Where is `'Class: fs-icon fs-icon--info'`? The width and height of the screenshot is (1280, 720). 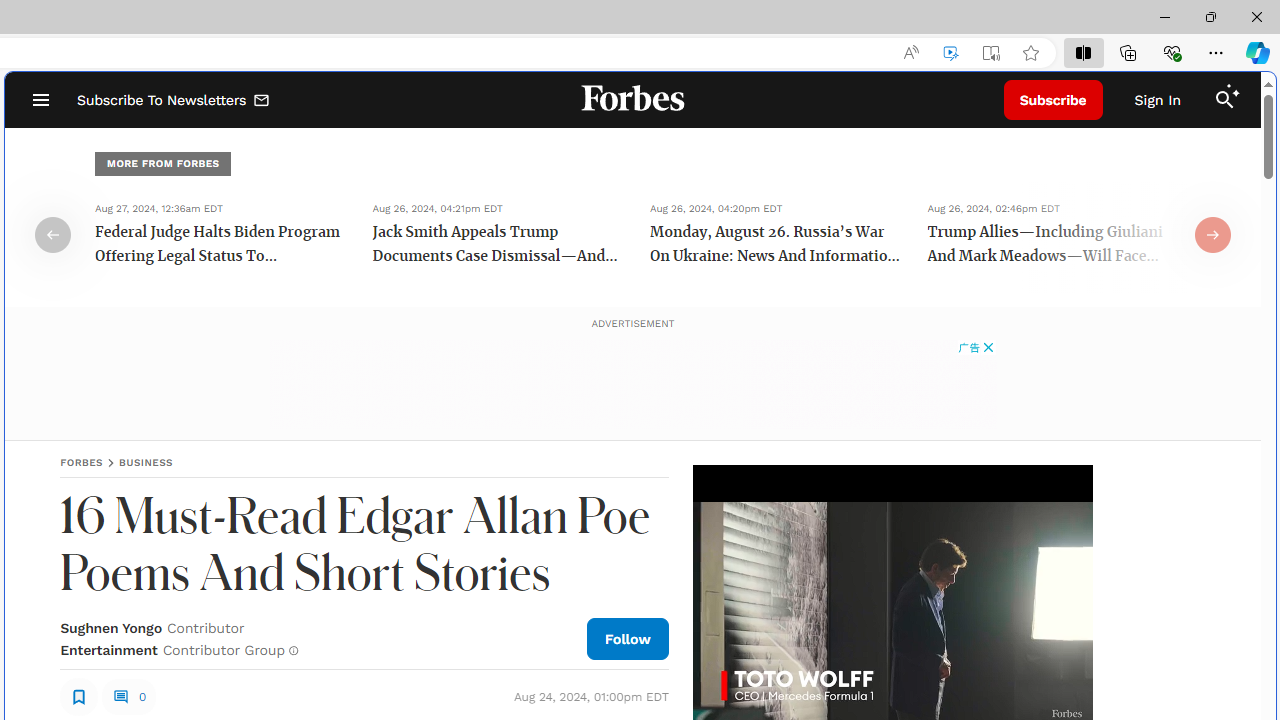
'Class: fs-icon fs-icon--info' is located at coordinates (292, 650).